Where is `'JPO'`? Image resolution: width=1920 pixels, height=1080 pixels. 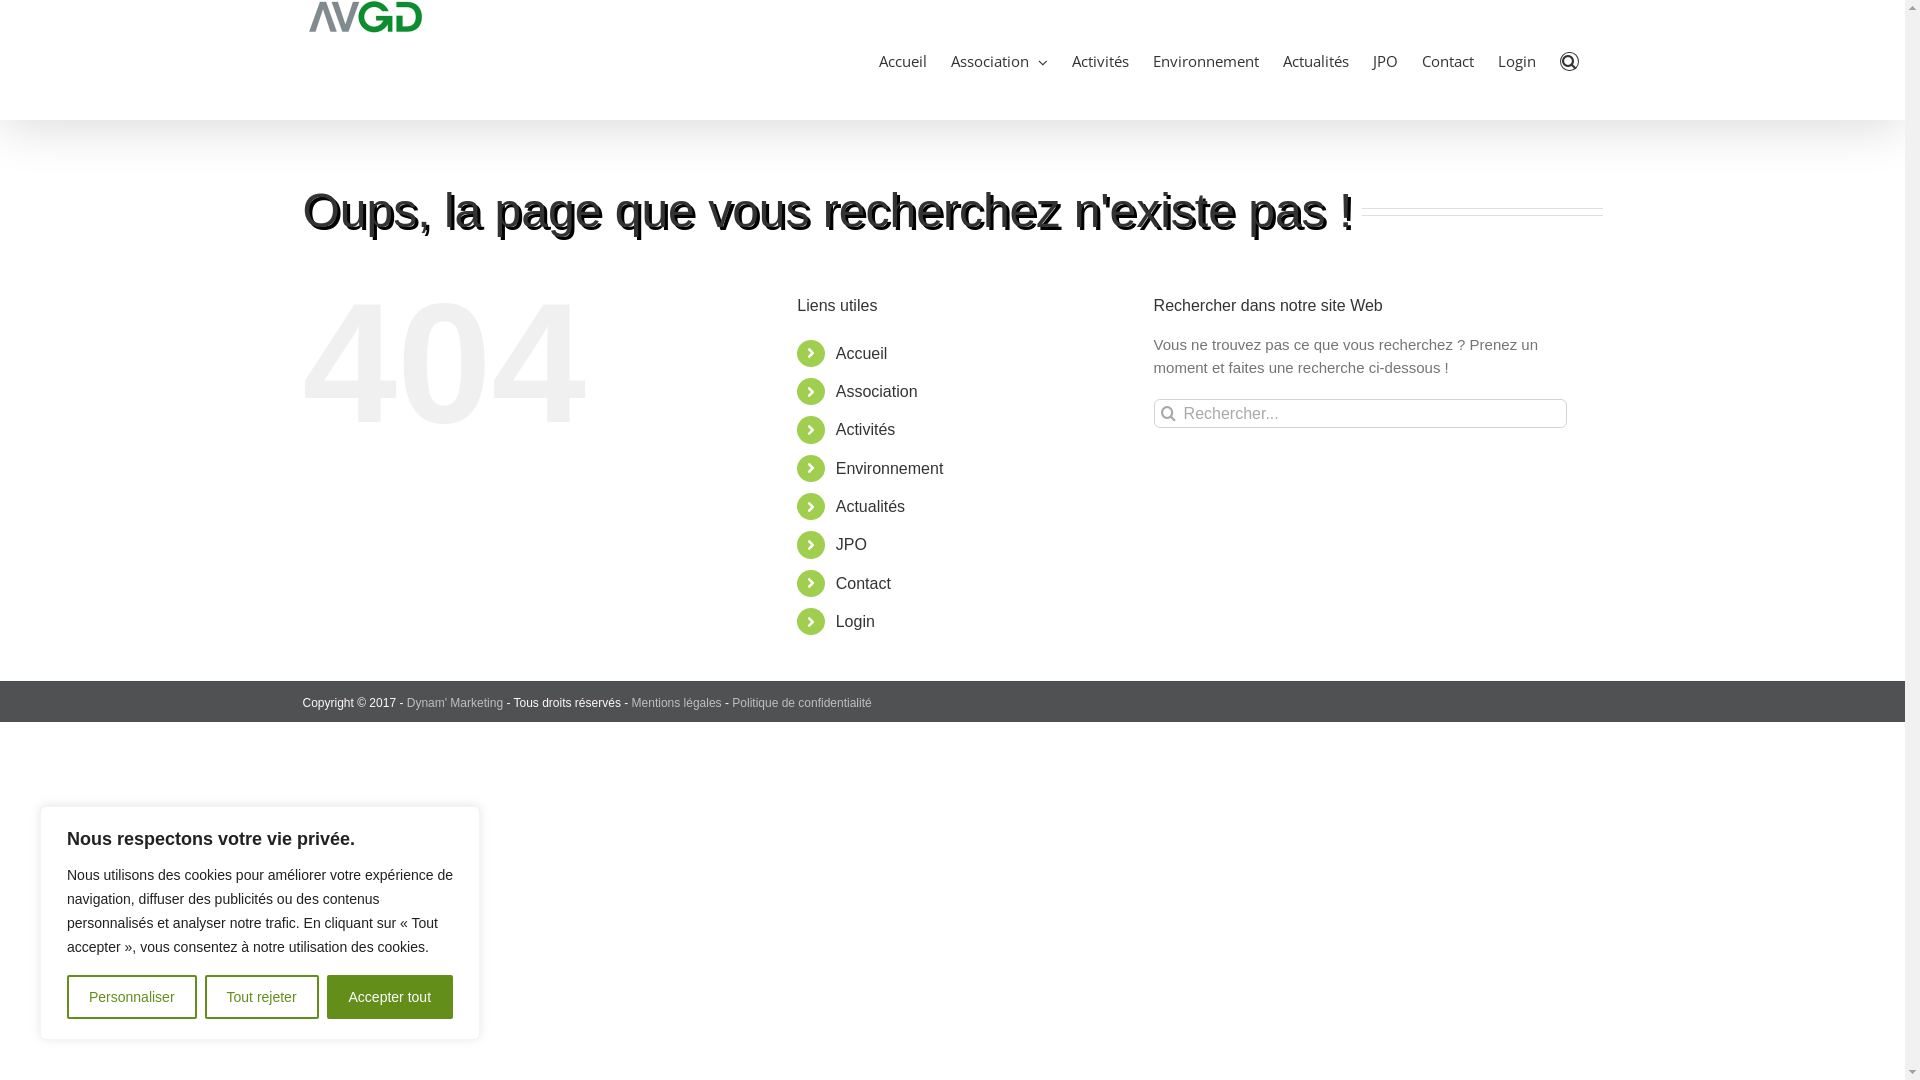 'JPO' is located at coordinates (1384, 59).